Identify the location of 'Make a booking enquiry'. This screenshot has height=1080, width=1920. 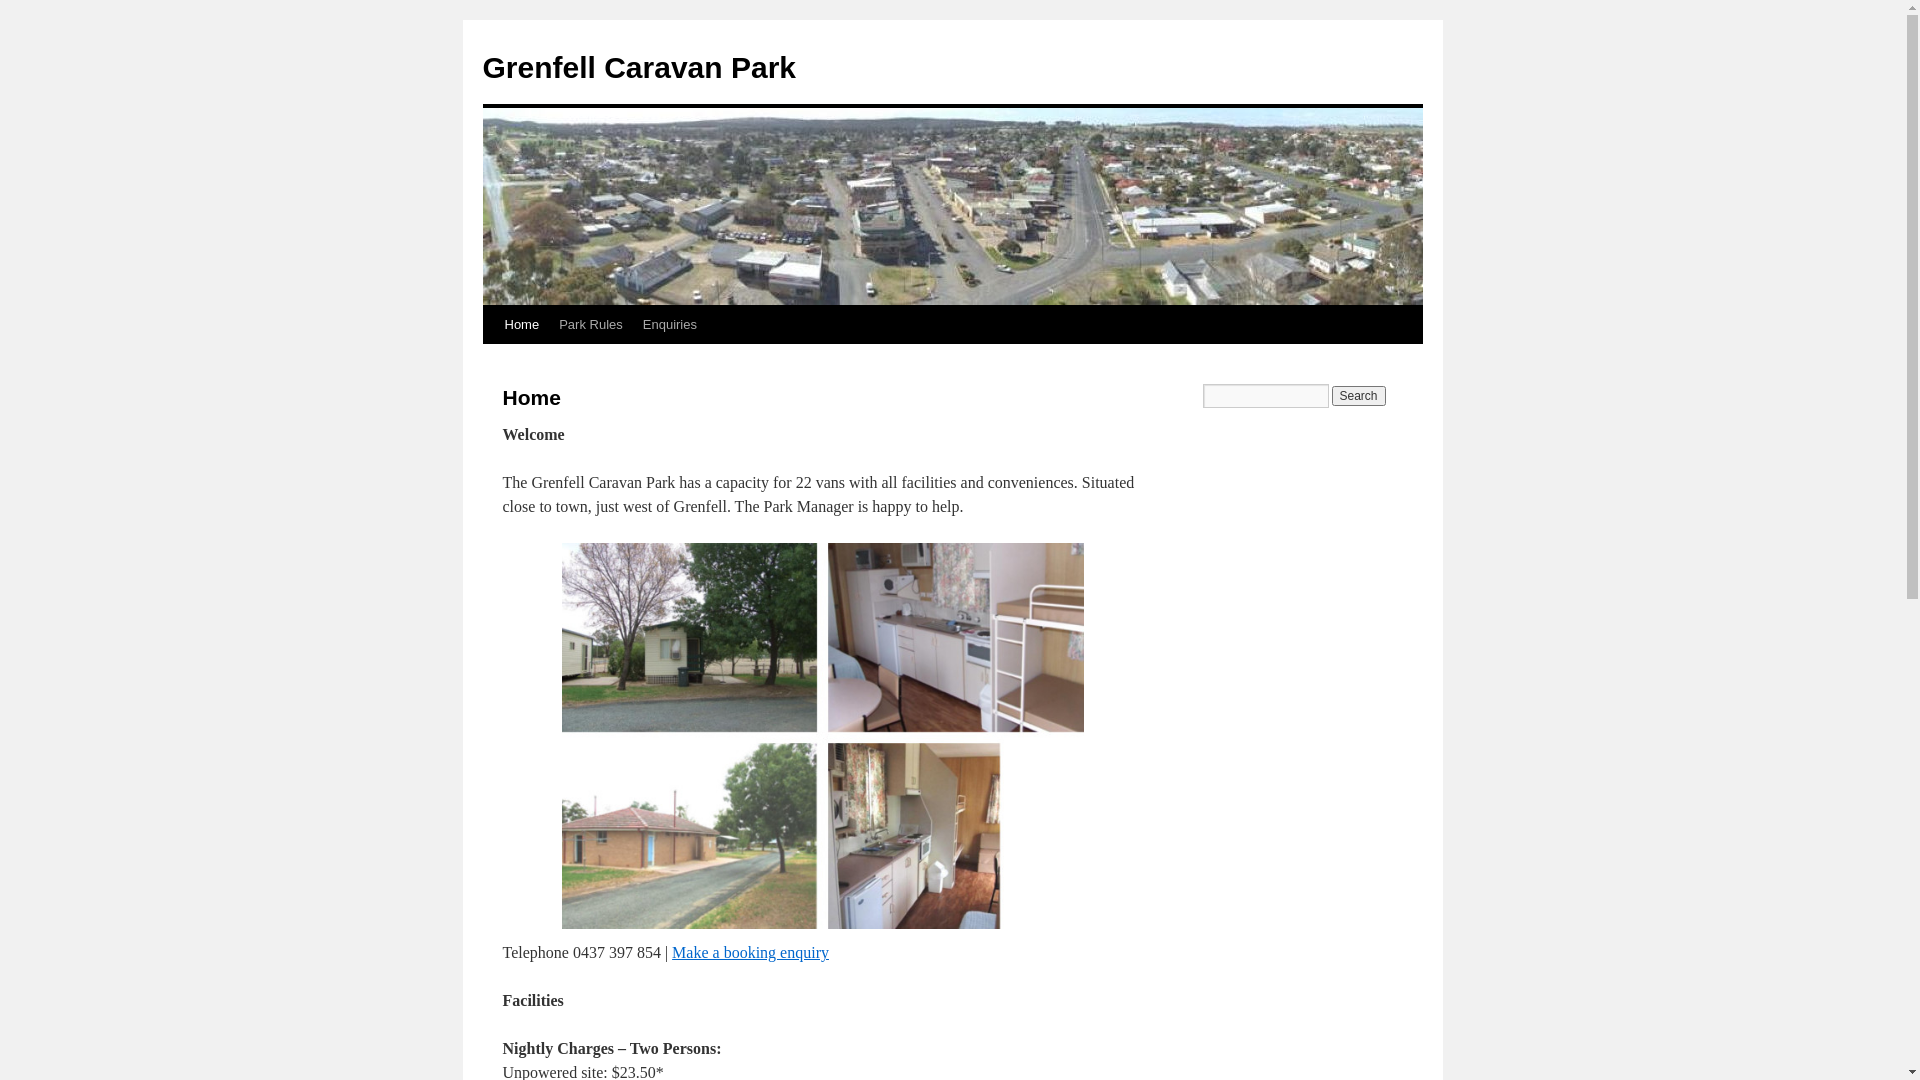
(749, 951).